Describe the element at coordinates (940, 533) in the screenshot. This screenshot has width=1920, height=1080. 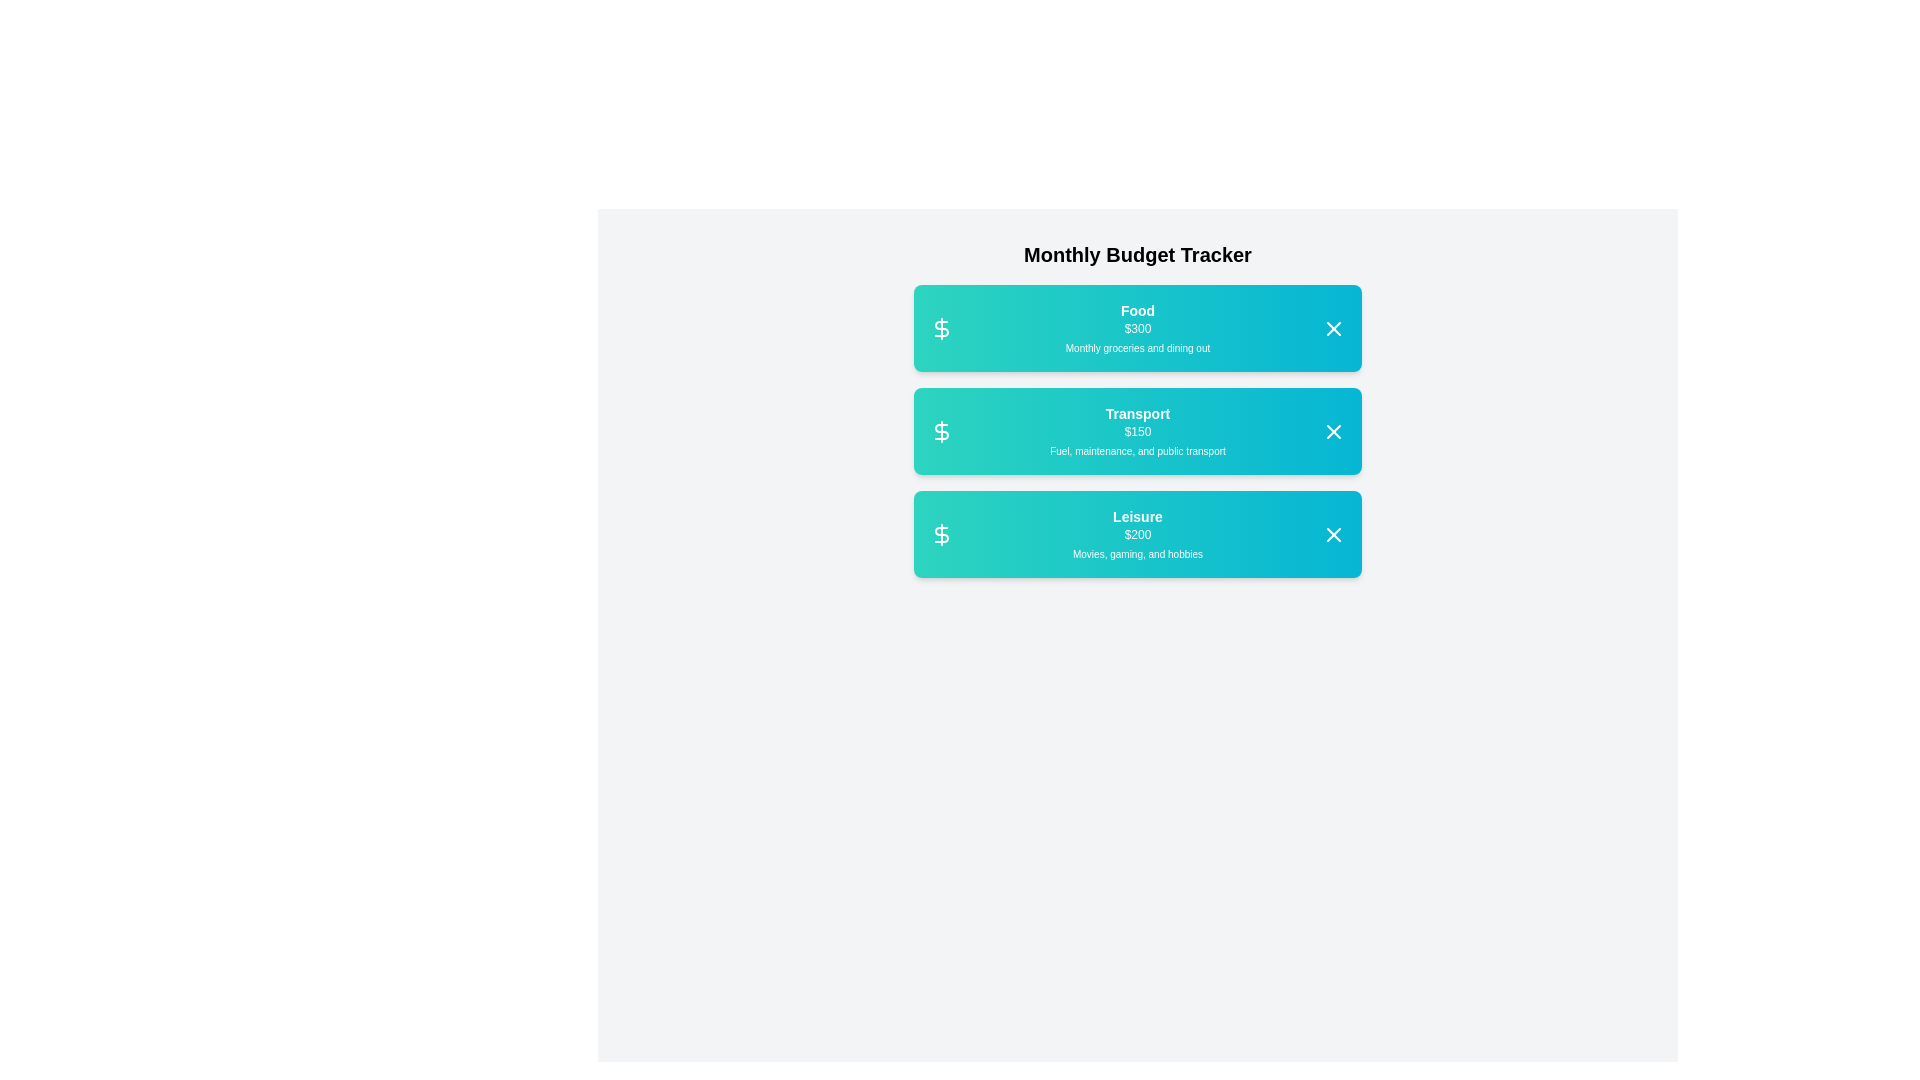
I see `the dollar sign icon to highlight it for the category Leisure` at that location.